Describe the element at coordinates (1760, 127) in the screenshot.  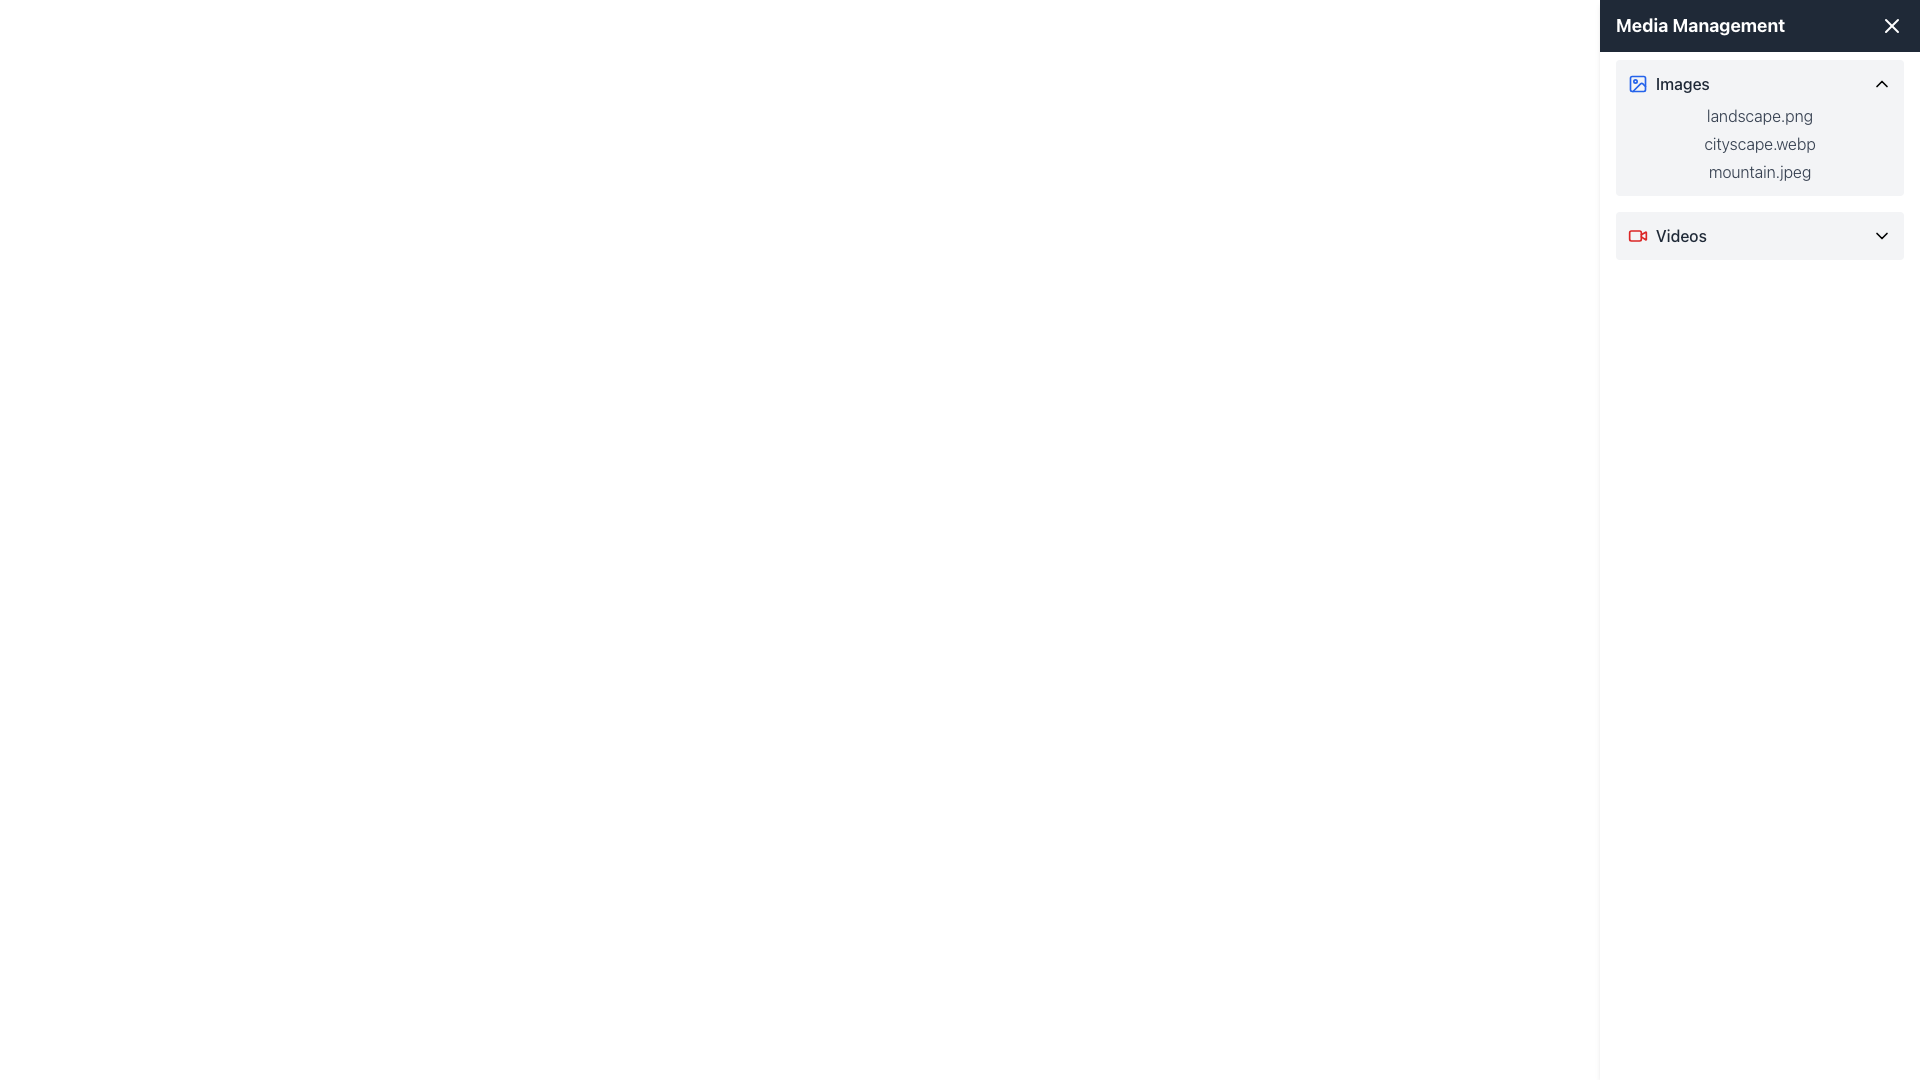
I see `the collapsible listing panel for image files under the 'Media Management' section` at that location.